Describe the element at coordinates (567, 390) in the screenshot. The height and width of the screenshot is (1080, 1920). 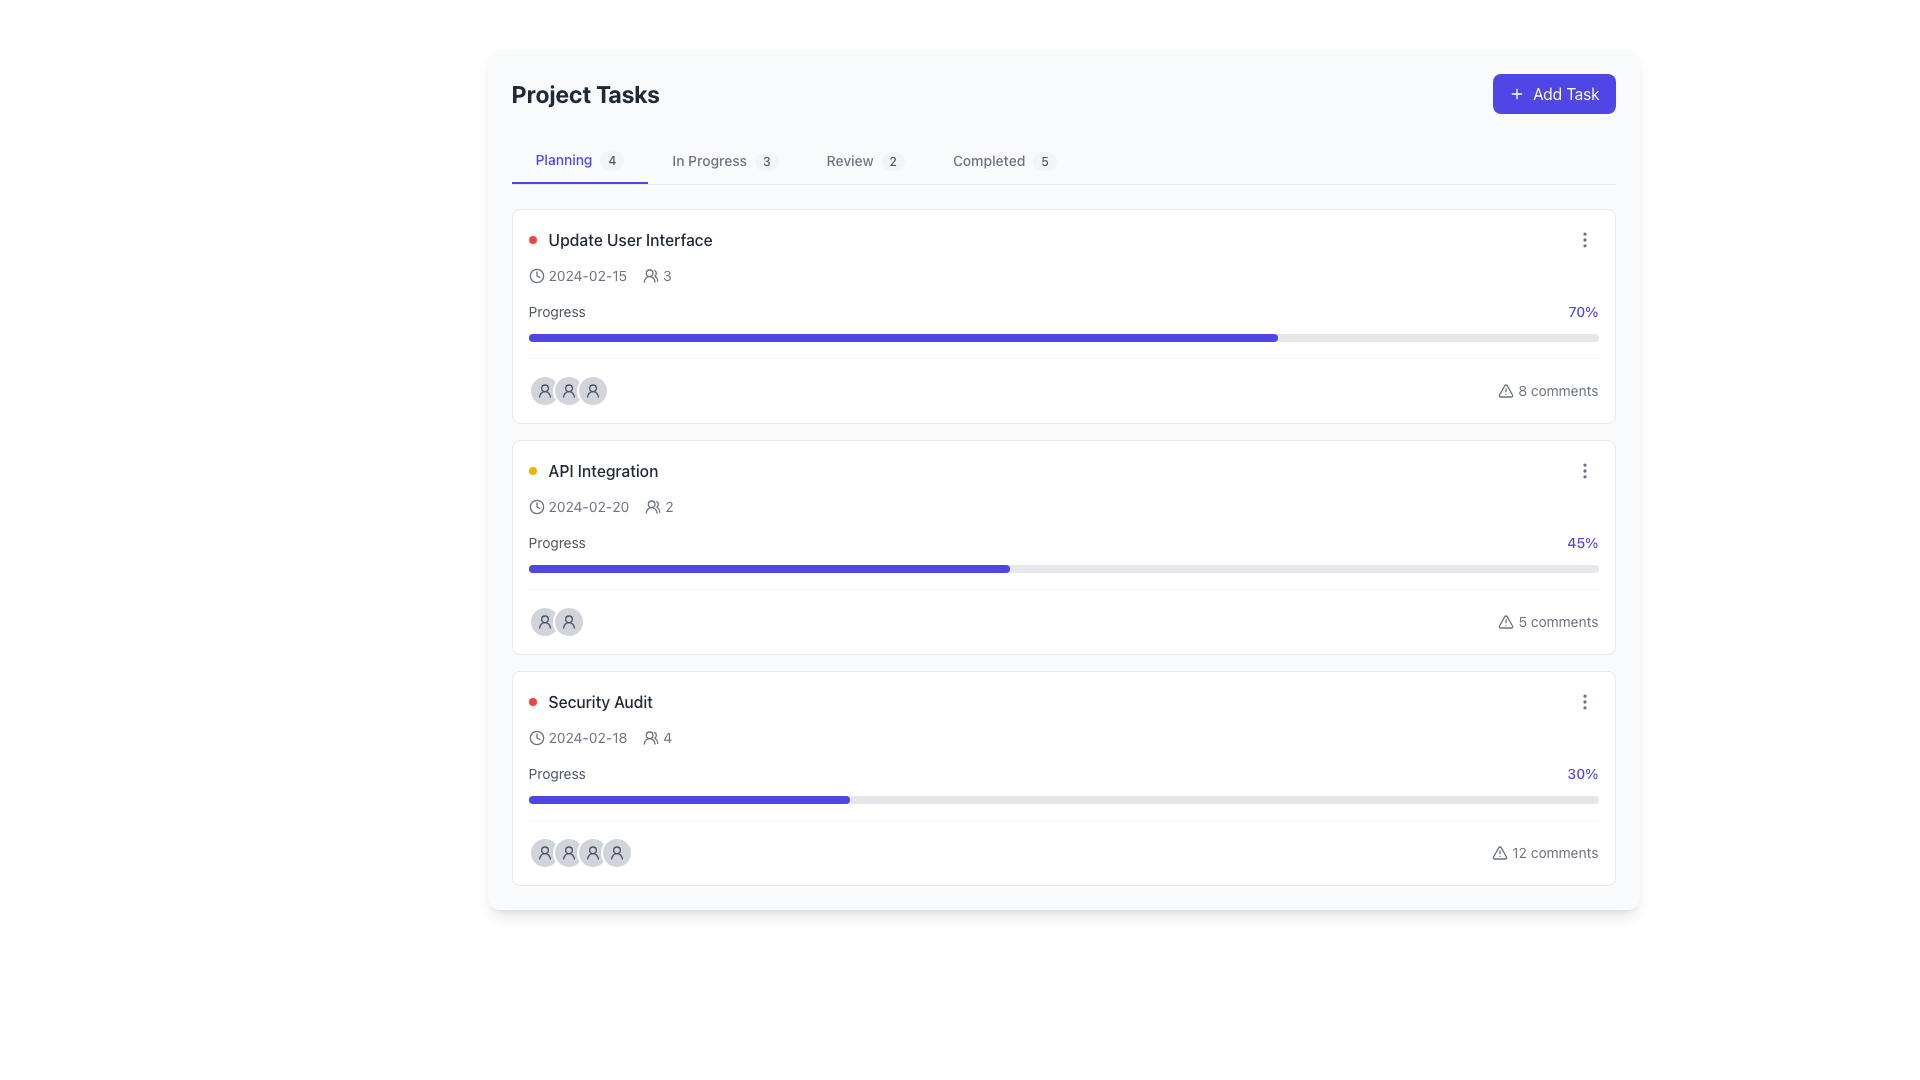
I see `the second circular user avatar component with a gray background and white border, which features a user silhouette icon, located under the 'Update User Interface' task card in the 'Planning' section` at that location.